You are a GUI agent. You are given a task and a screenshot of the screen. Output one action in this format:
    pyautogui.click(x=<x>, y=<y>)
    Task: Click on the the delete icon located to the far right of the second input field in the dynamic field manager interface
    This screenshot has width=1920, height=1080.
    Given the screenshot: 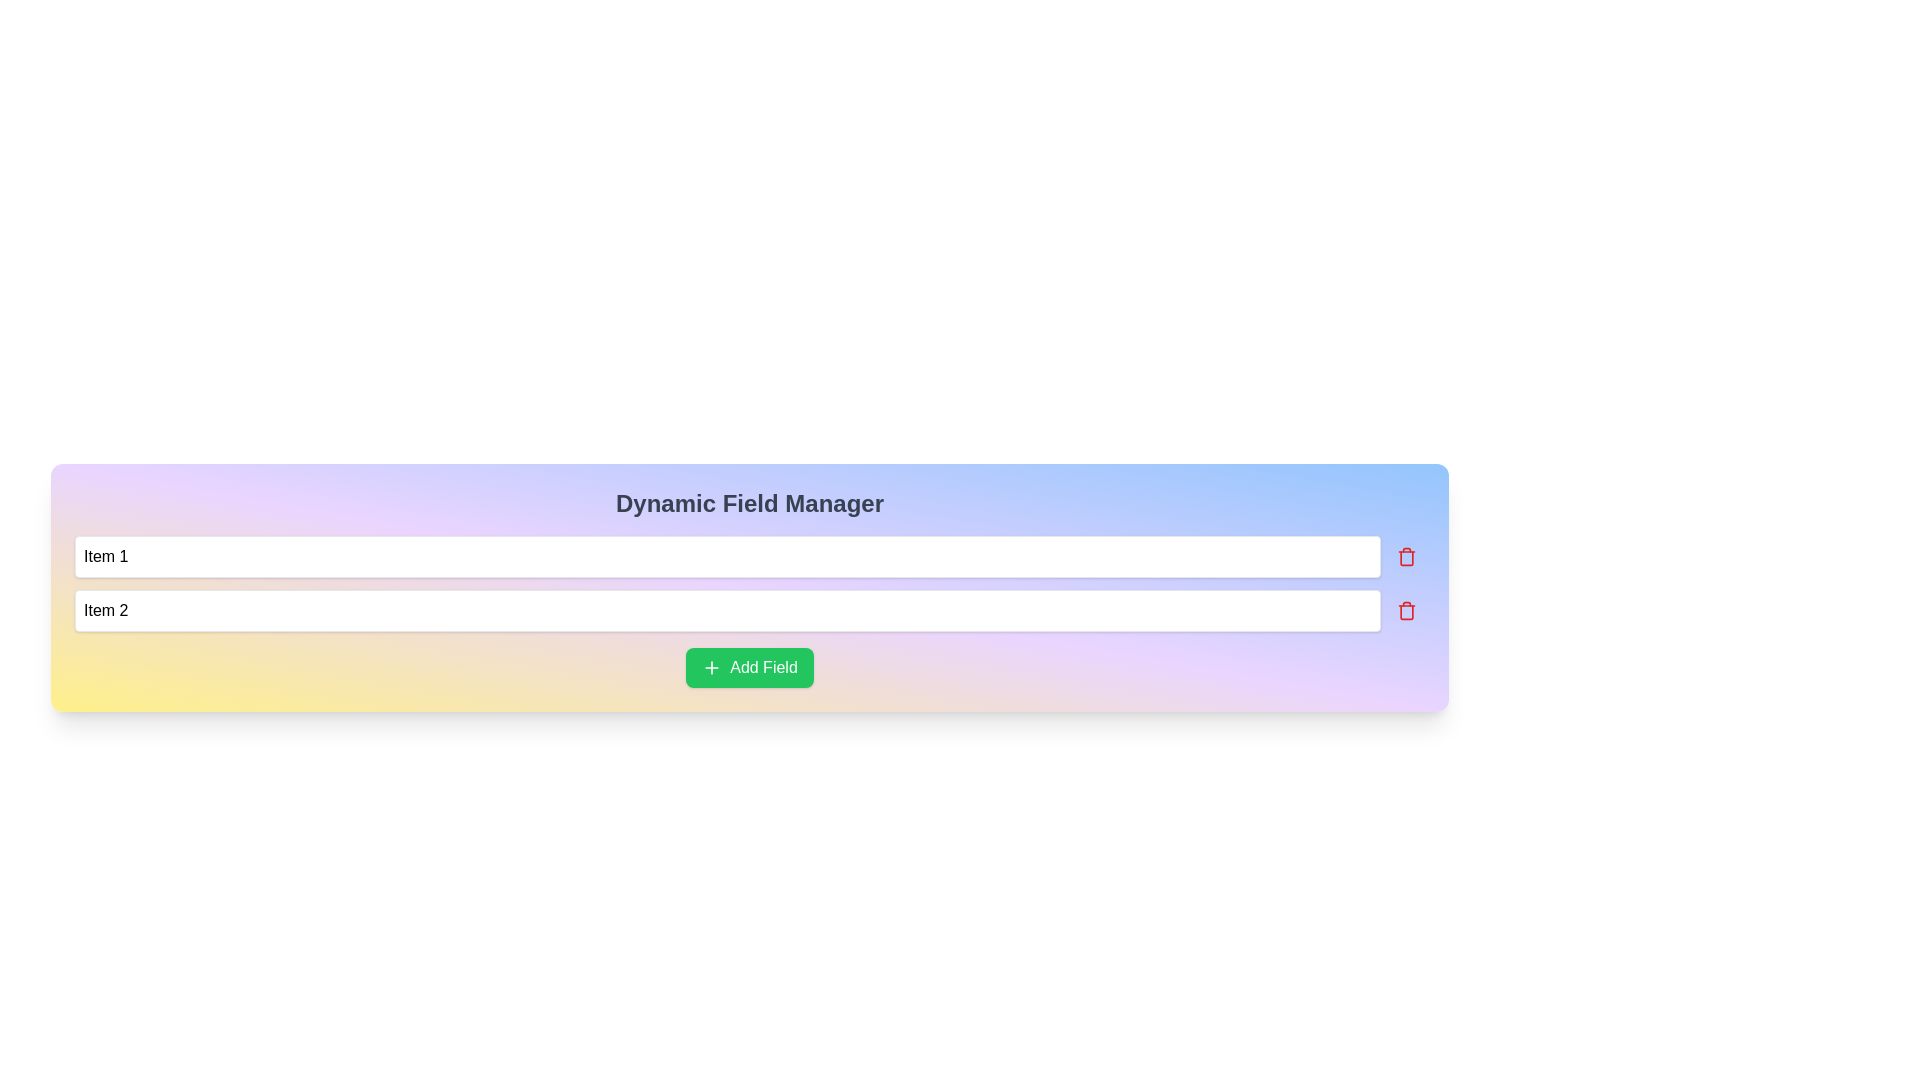 What is the action you would take?
    pyautogui.click(x=1405, y=609)
    